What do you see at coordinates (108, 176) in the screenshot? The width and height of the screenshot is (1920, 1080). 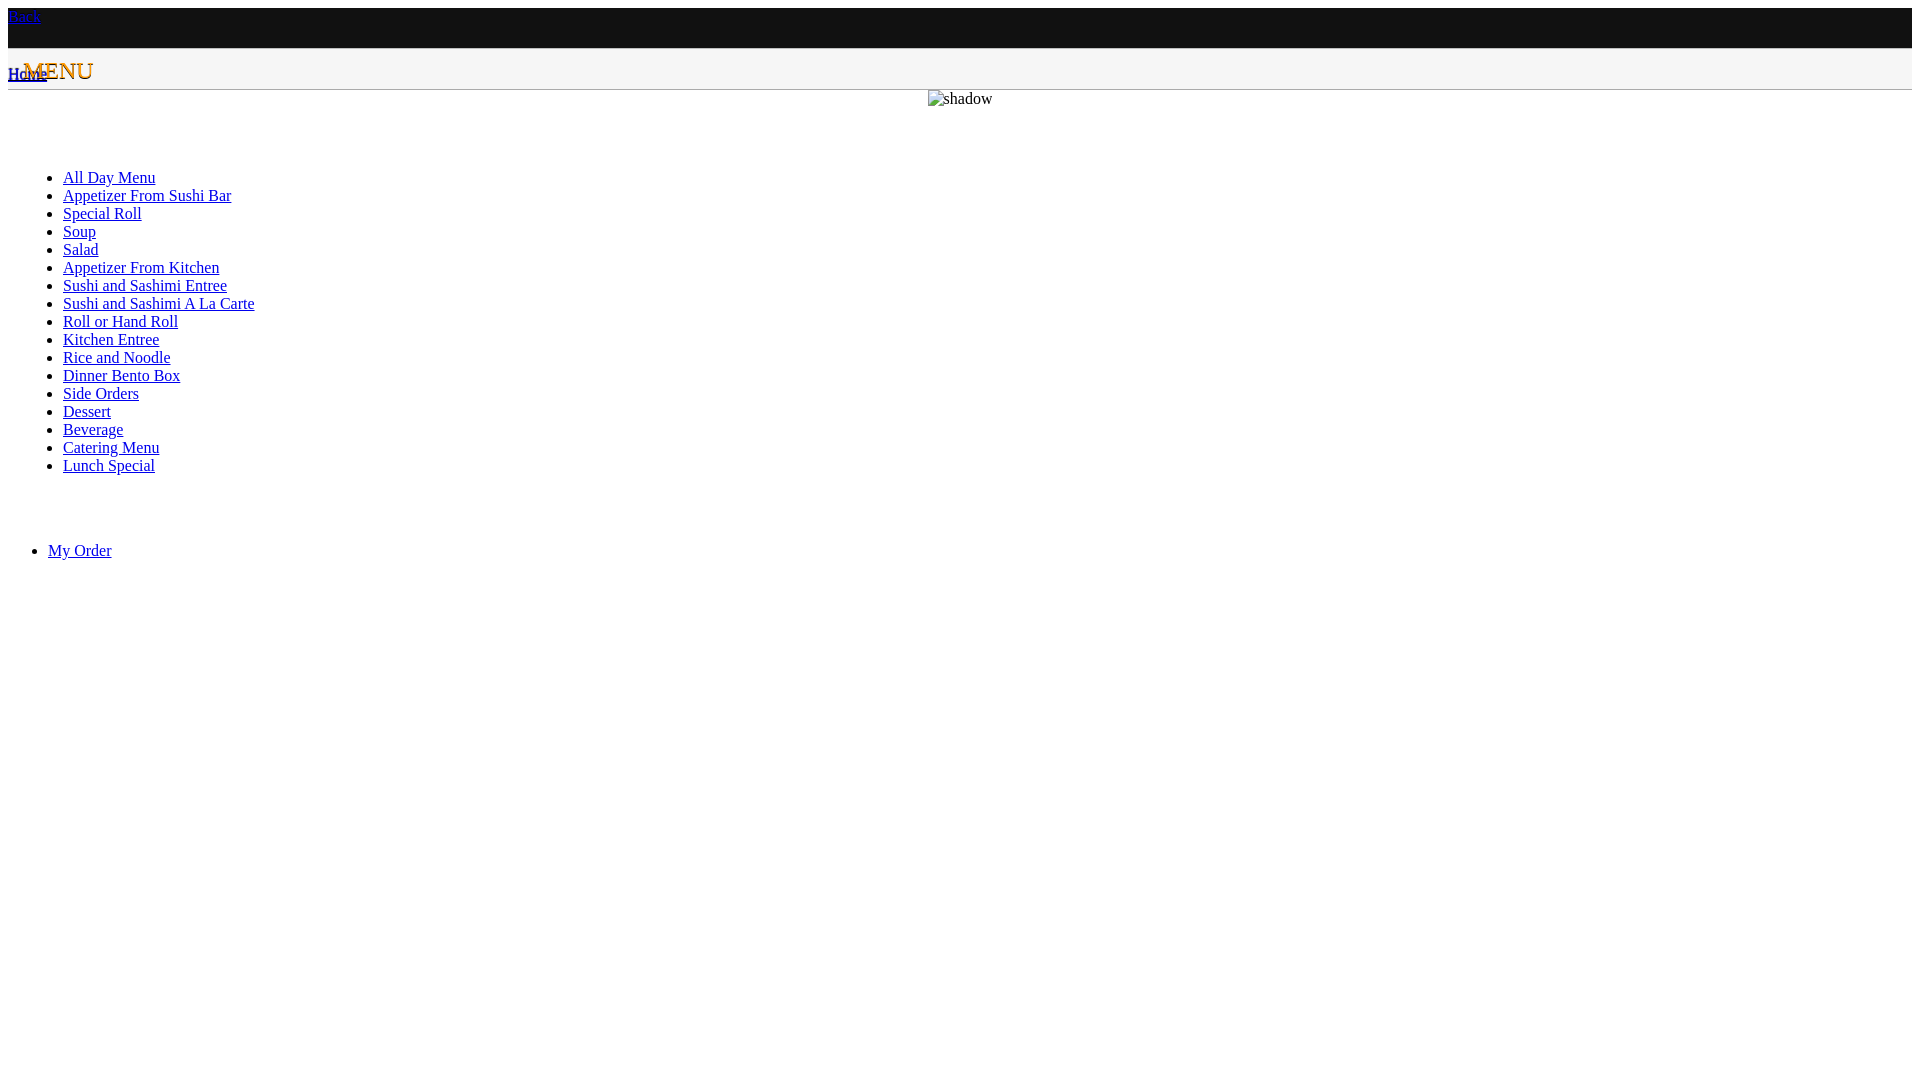 I see `'All Day Menu'` at bounding box center [108, 176].